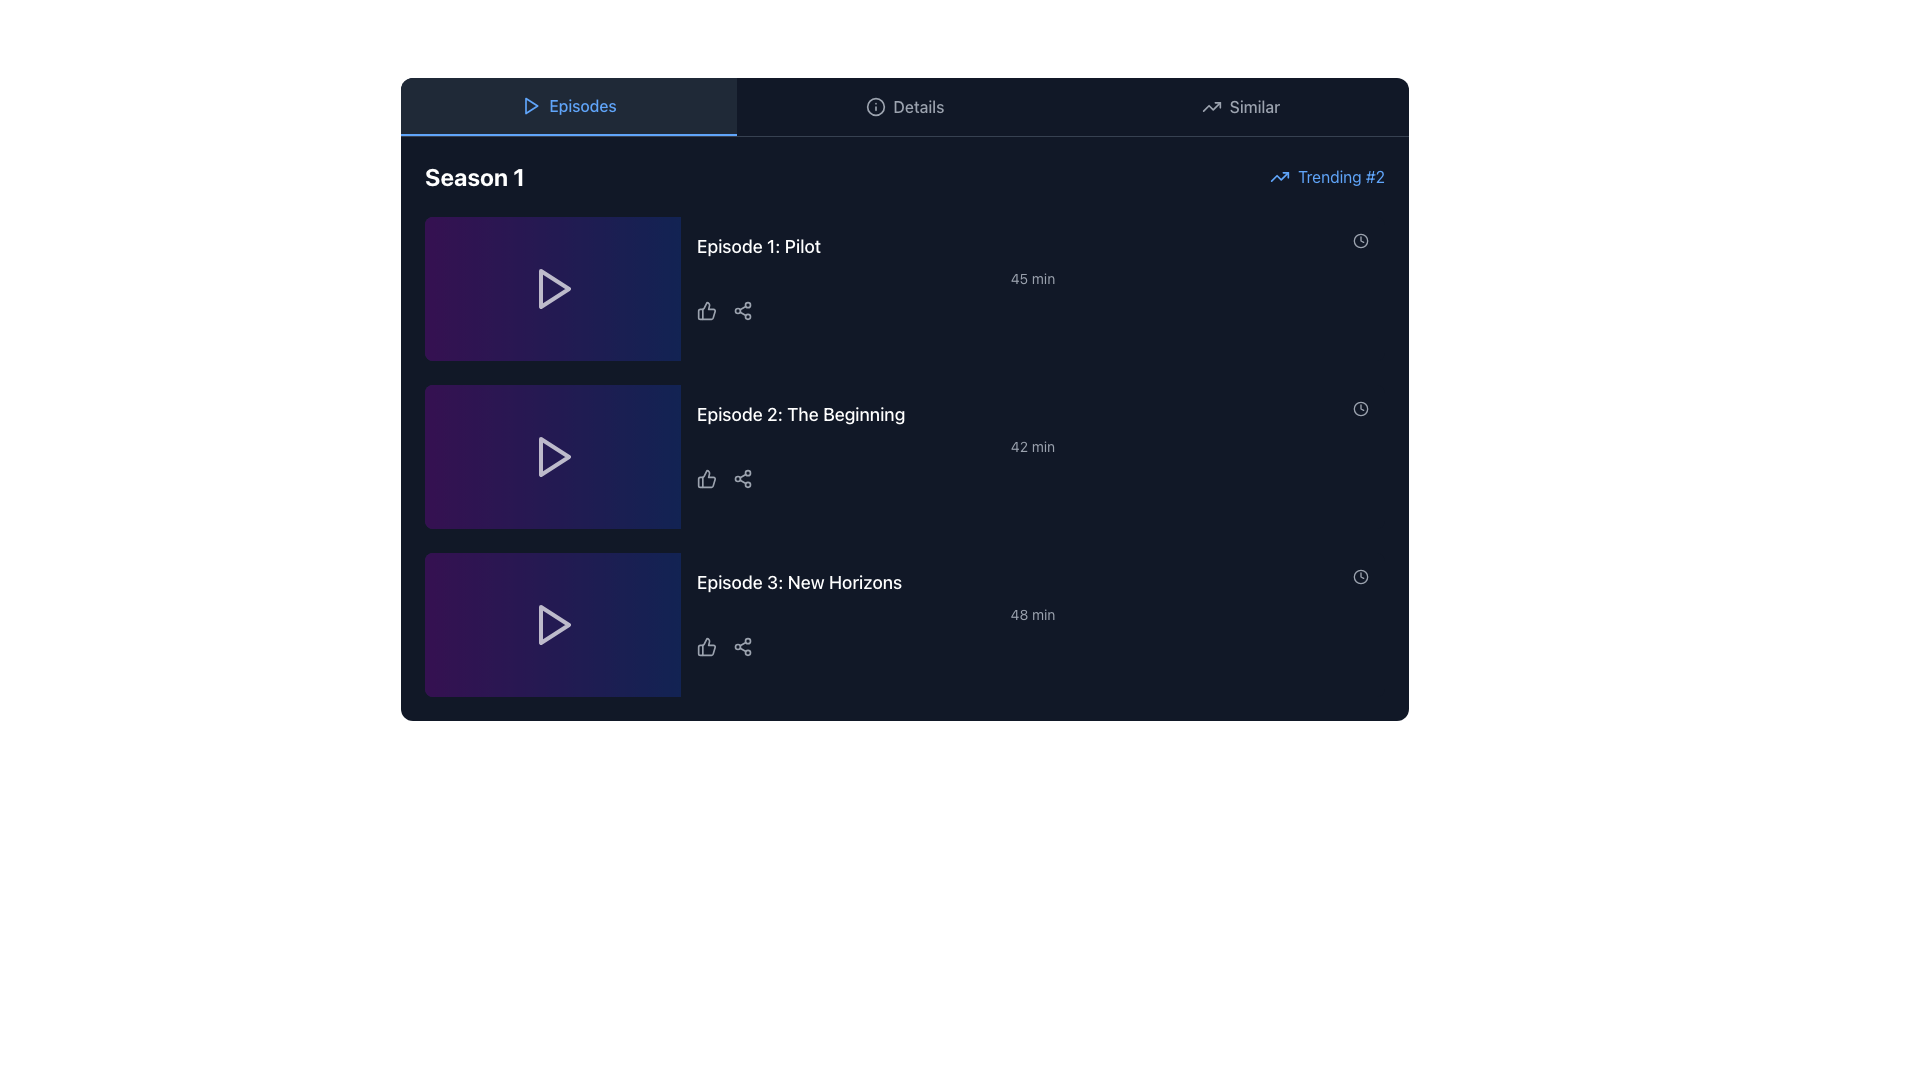 The height and width of the screenshot is (1080, 1920). Describe the element at coordinates (1210, 107) in the screenshot. I see `the icon segment of the graphical trend indicator located near the top-right corner of the interface, beside the 'Trending #2' label` at that location.